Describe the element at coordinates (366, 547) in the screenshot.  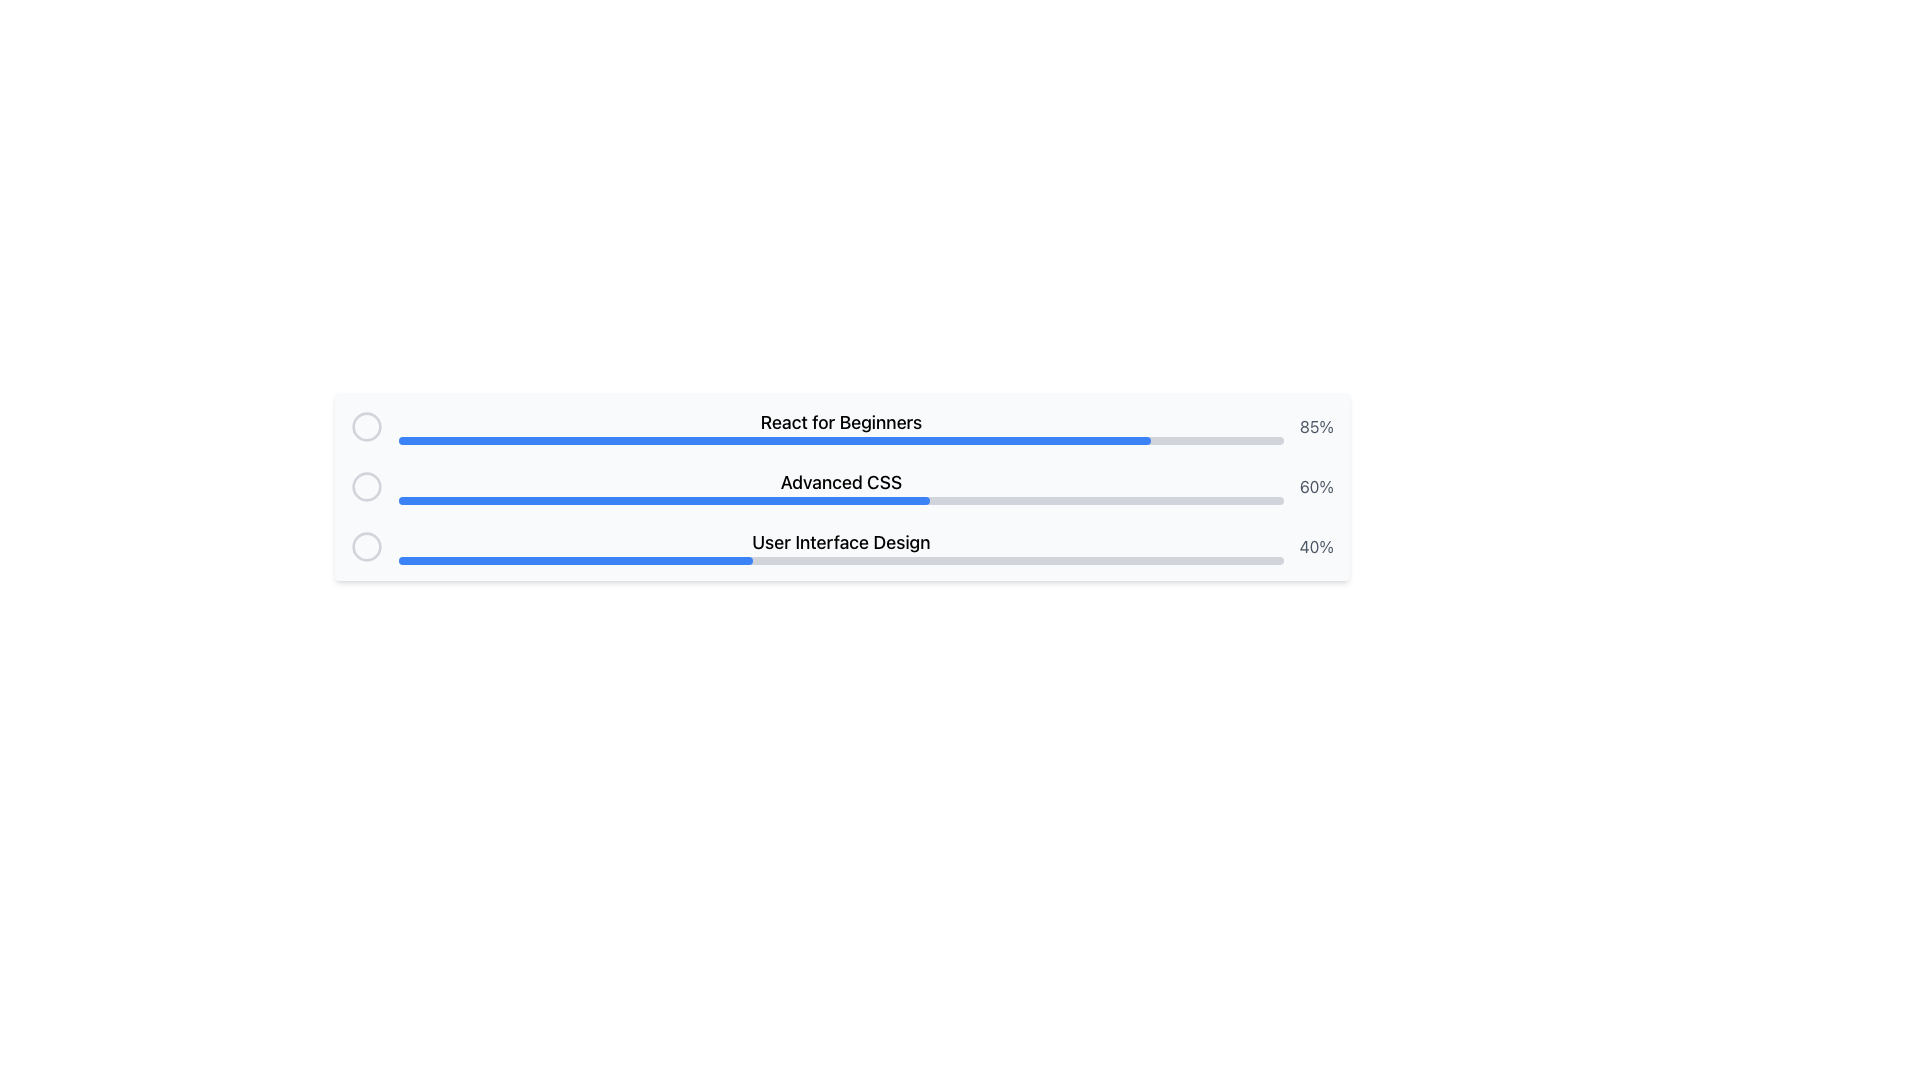
I see `the unselected circular marker located to the left of the text label 'User Interface Design' within the third item of a vertically listed group` at that location.